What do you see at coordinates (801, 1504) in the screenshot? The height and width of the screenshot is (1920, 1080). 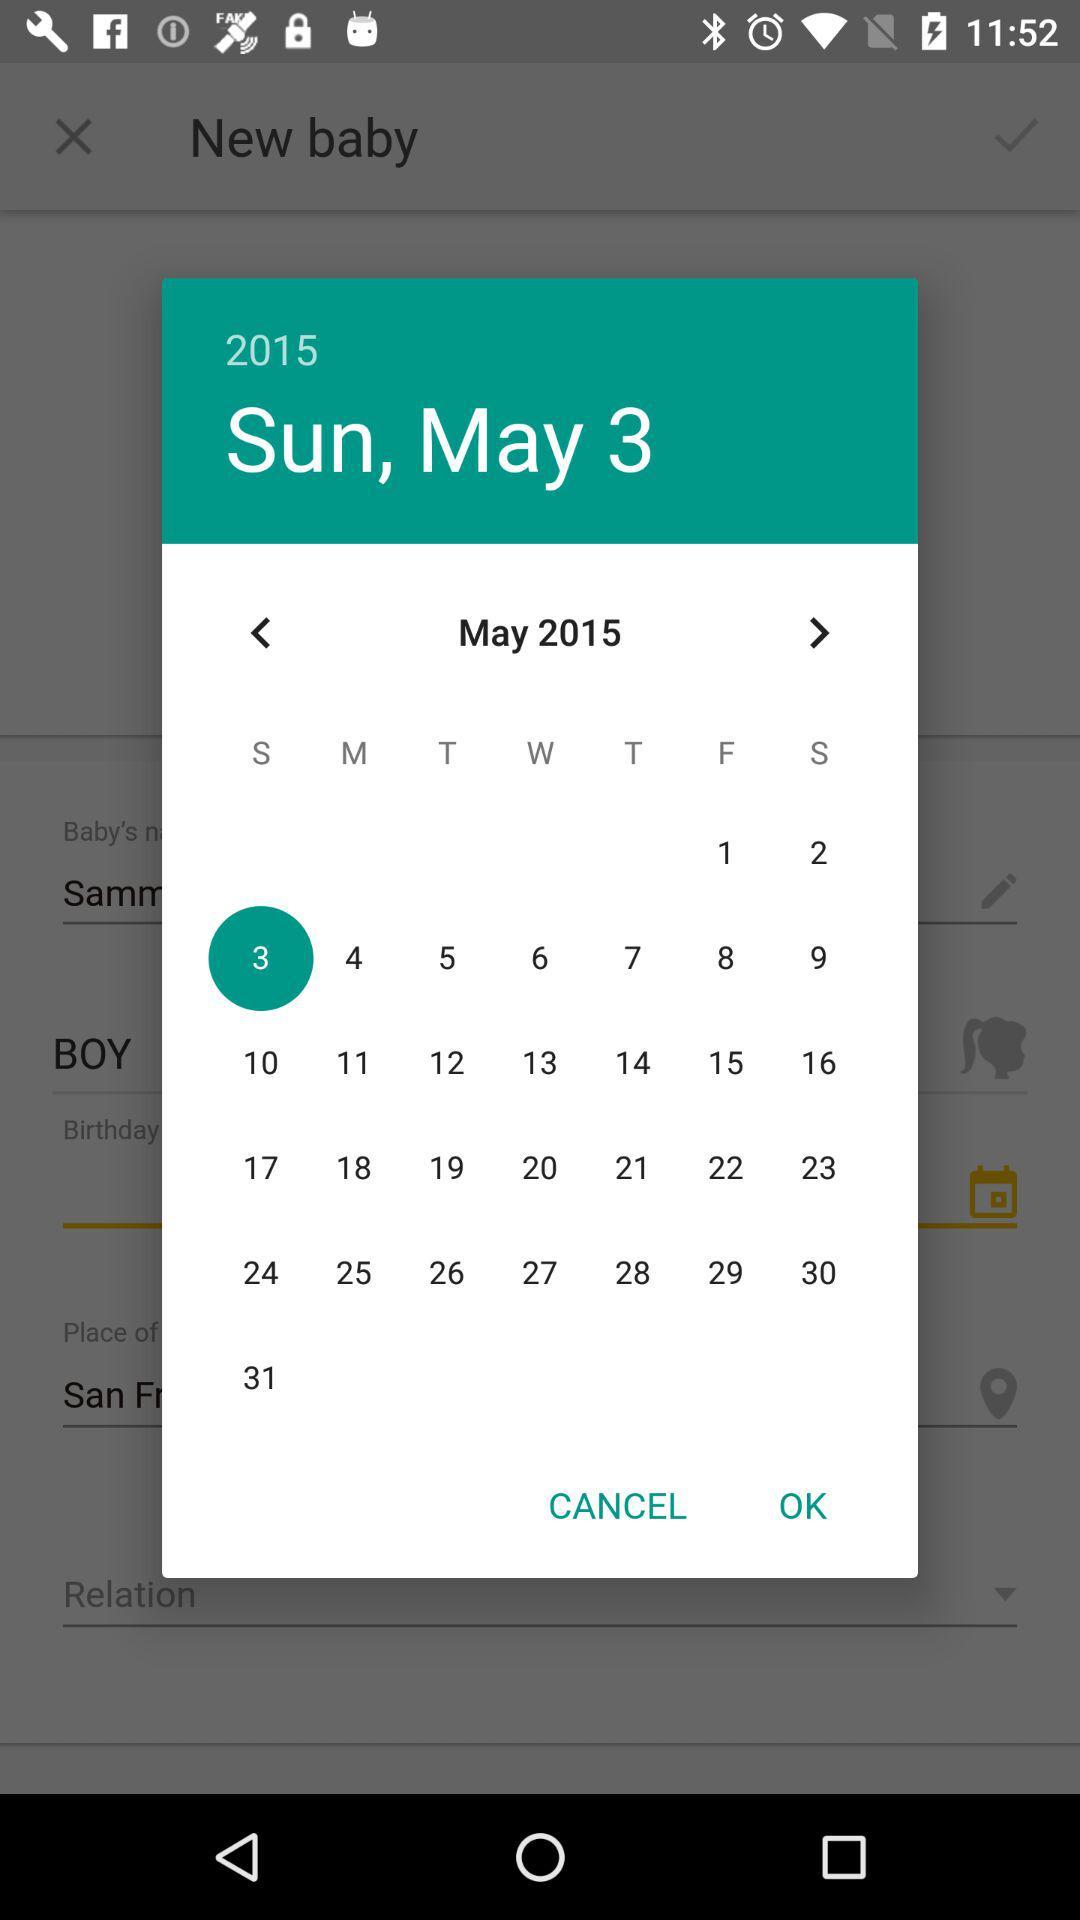 I see `icon next to the cancel` at bounding box center [801, 1504].